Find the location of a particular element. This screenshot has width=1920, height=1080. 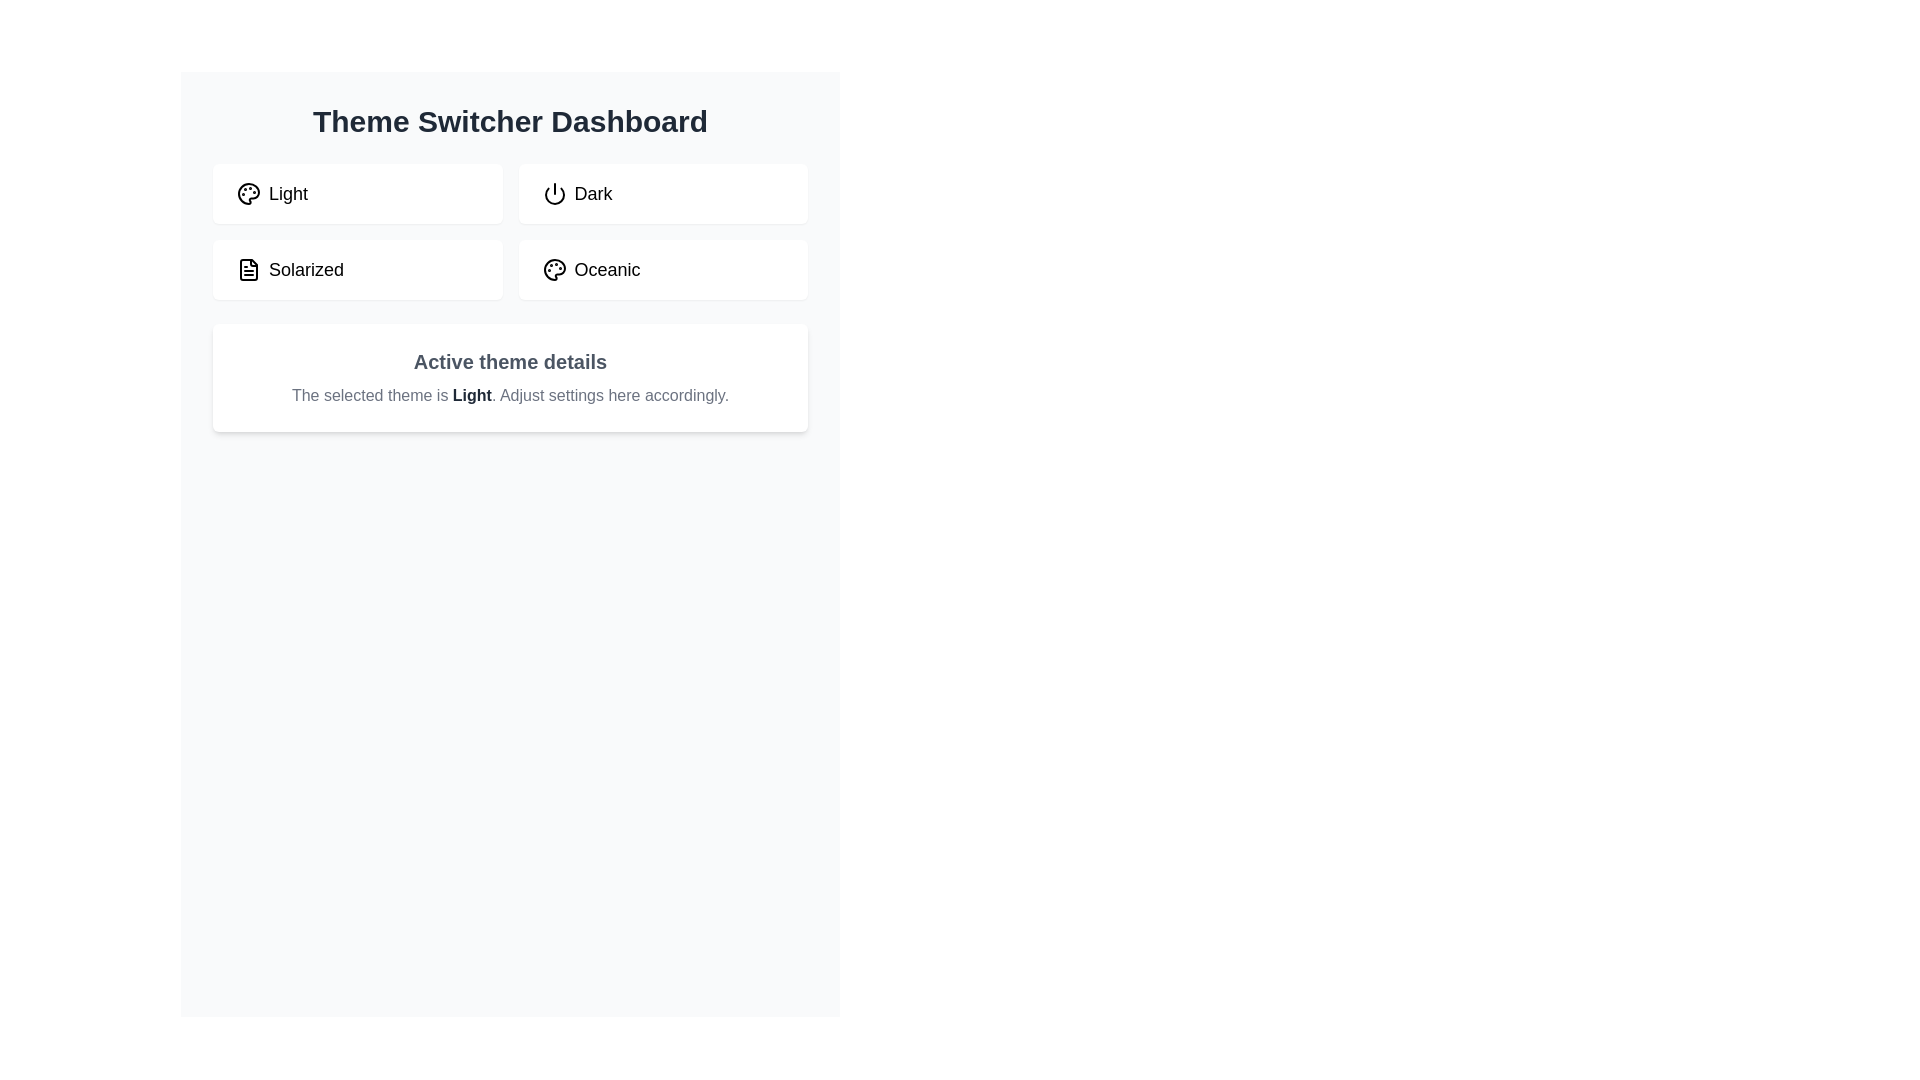

the 'Oceanic' theme icon located on the right side of the second row of the button grid, beneath the 'Dark' button and to the right of the 'Solarized' button is located at coordinates (554, 270).